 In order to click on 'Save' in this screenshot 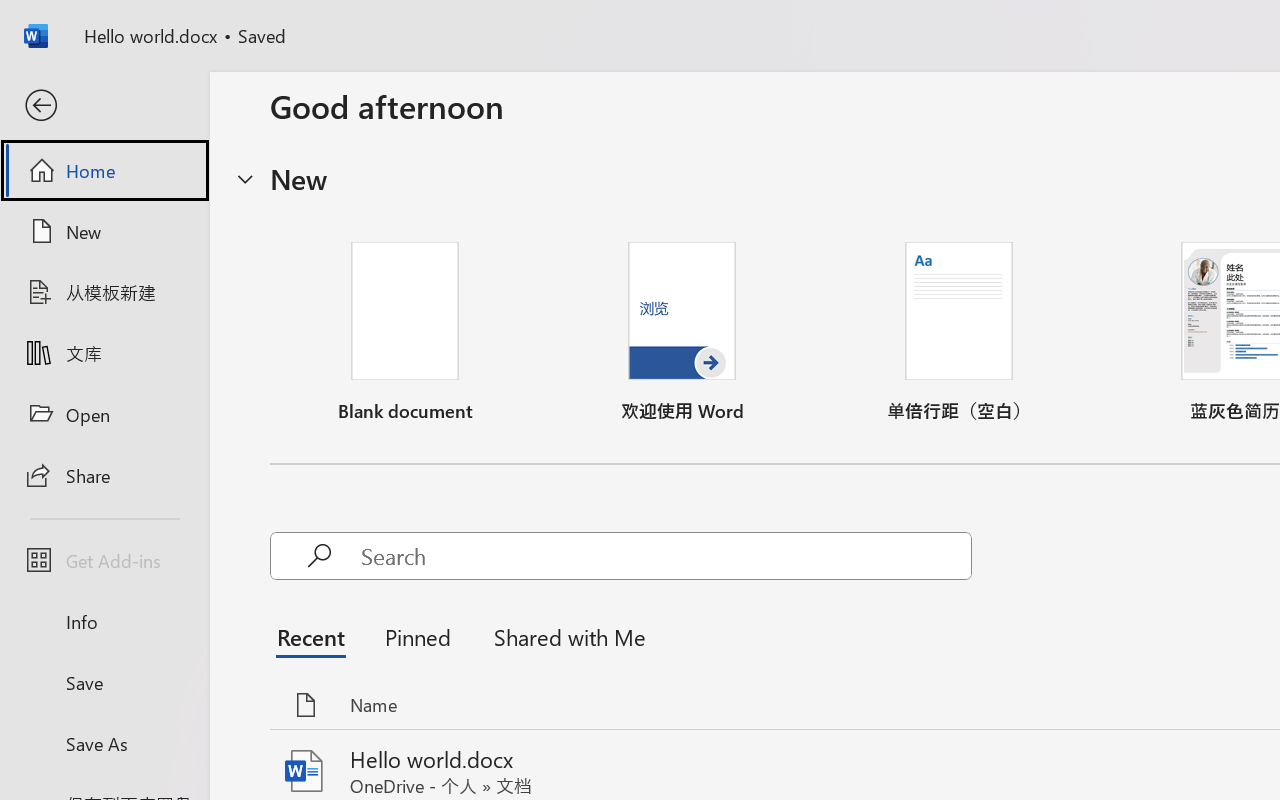, I will do `click(103, 682)`.